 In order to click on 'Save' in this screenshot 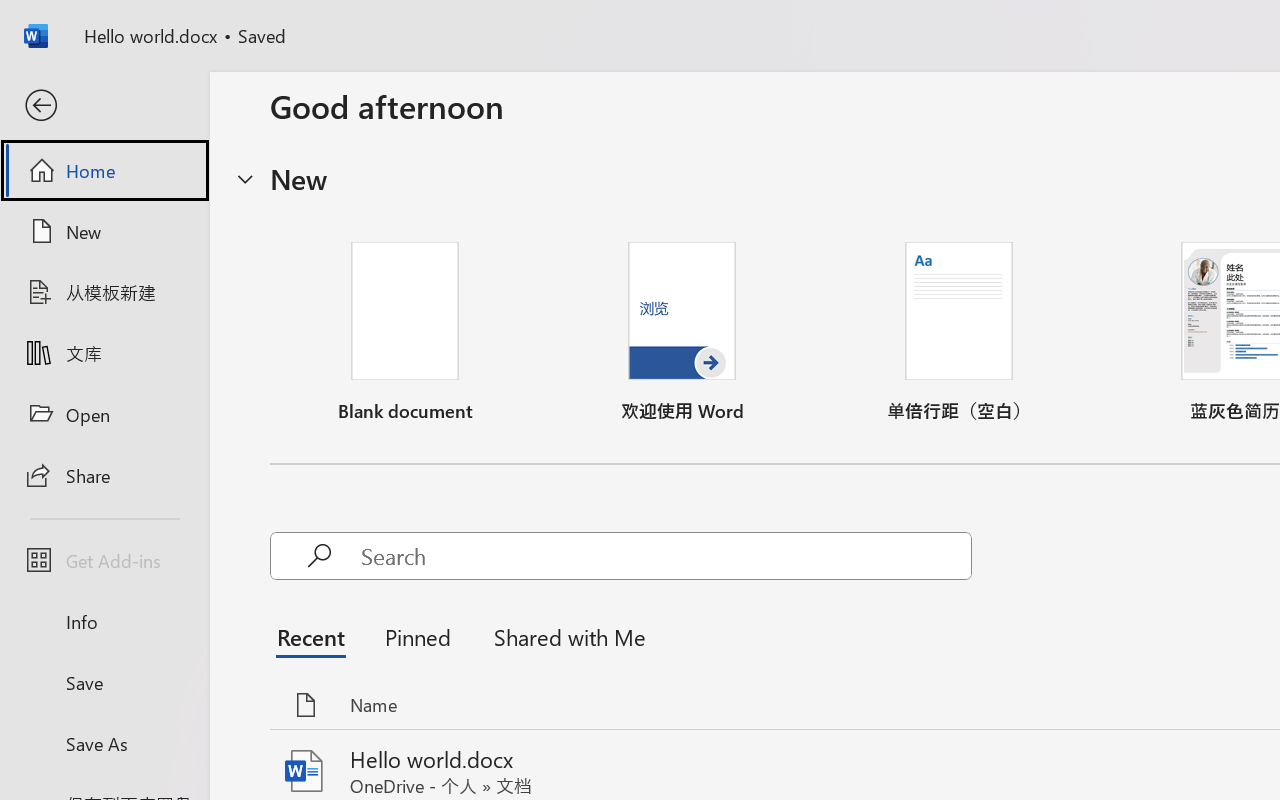, I will do `click(103, 682)`.